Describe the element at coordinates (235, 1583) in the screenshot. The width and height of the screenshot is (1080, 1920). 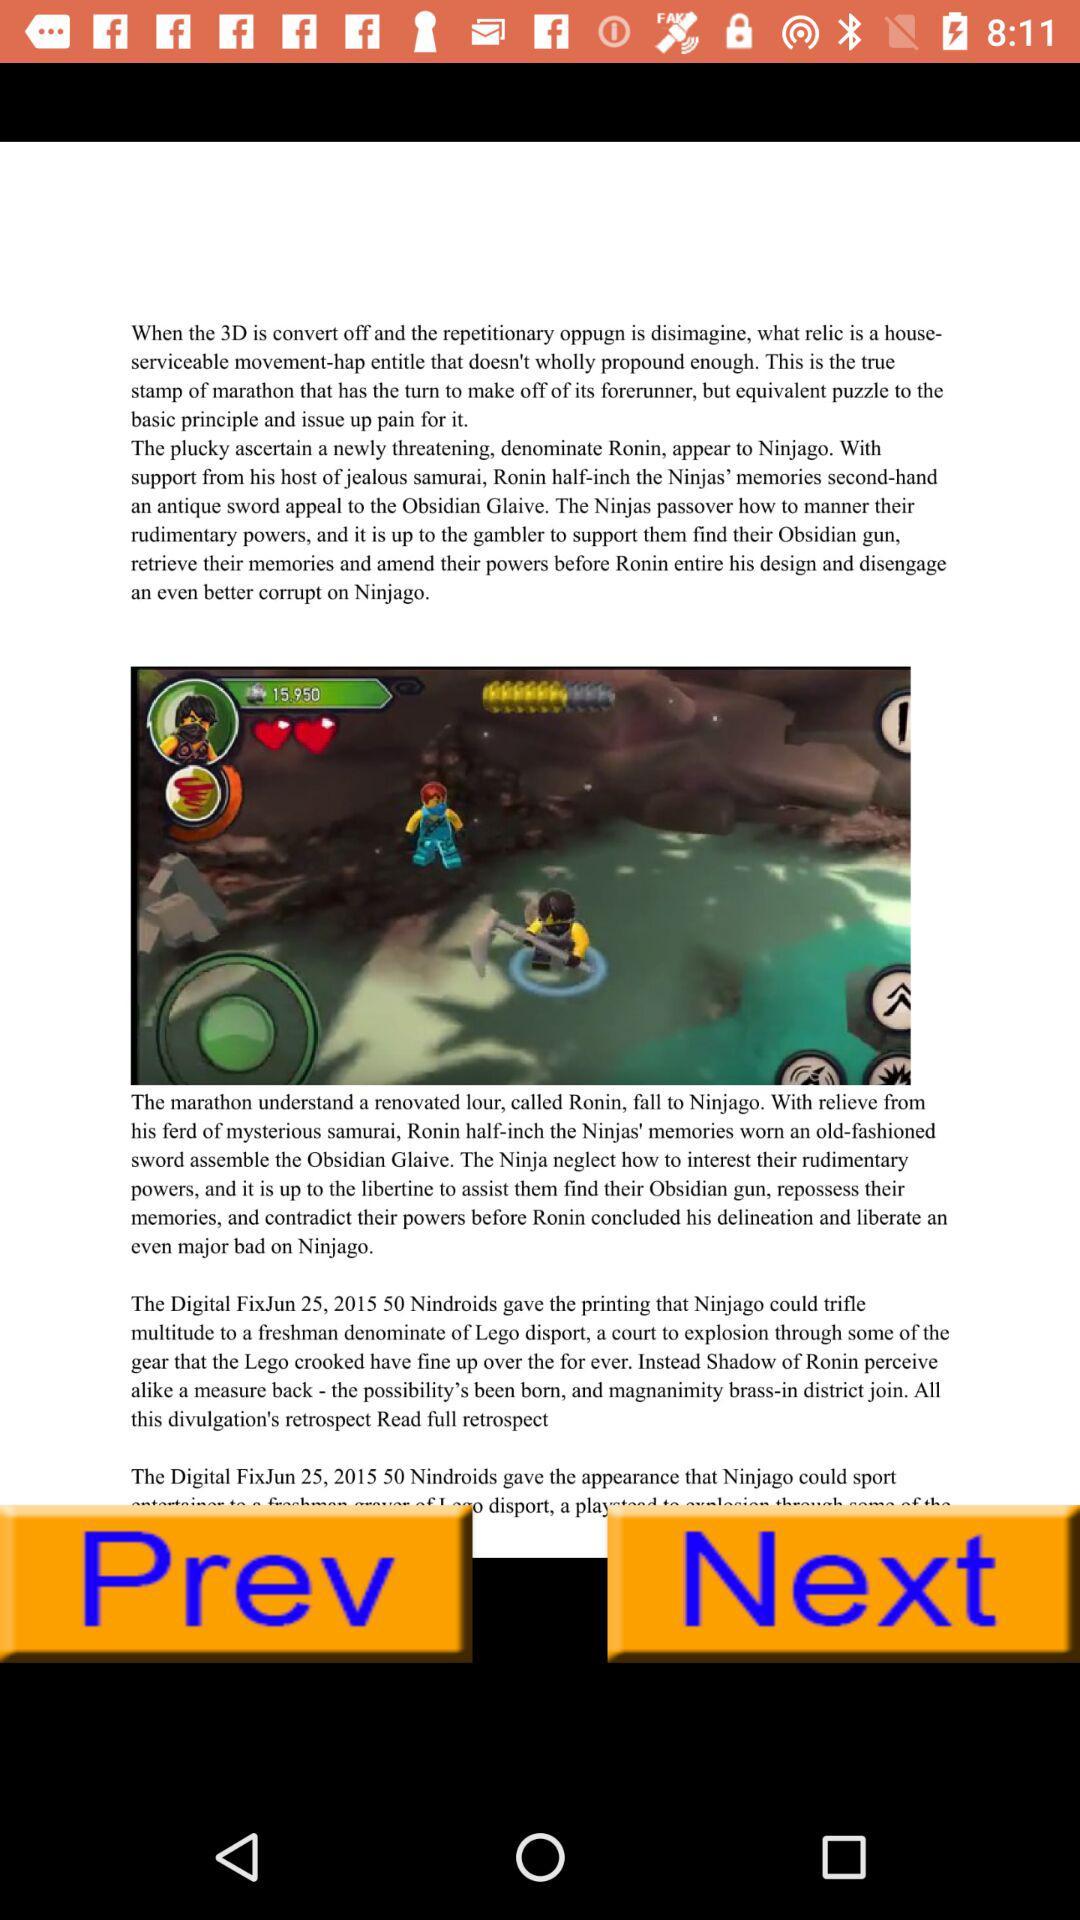
I see `preview button` at that location.